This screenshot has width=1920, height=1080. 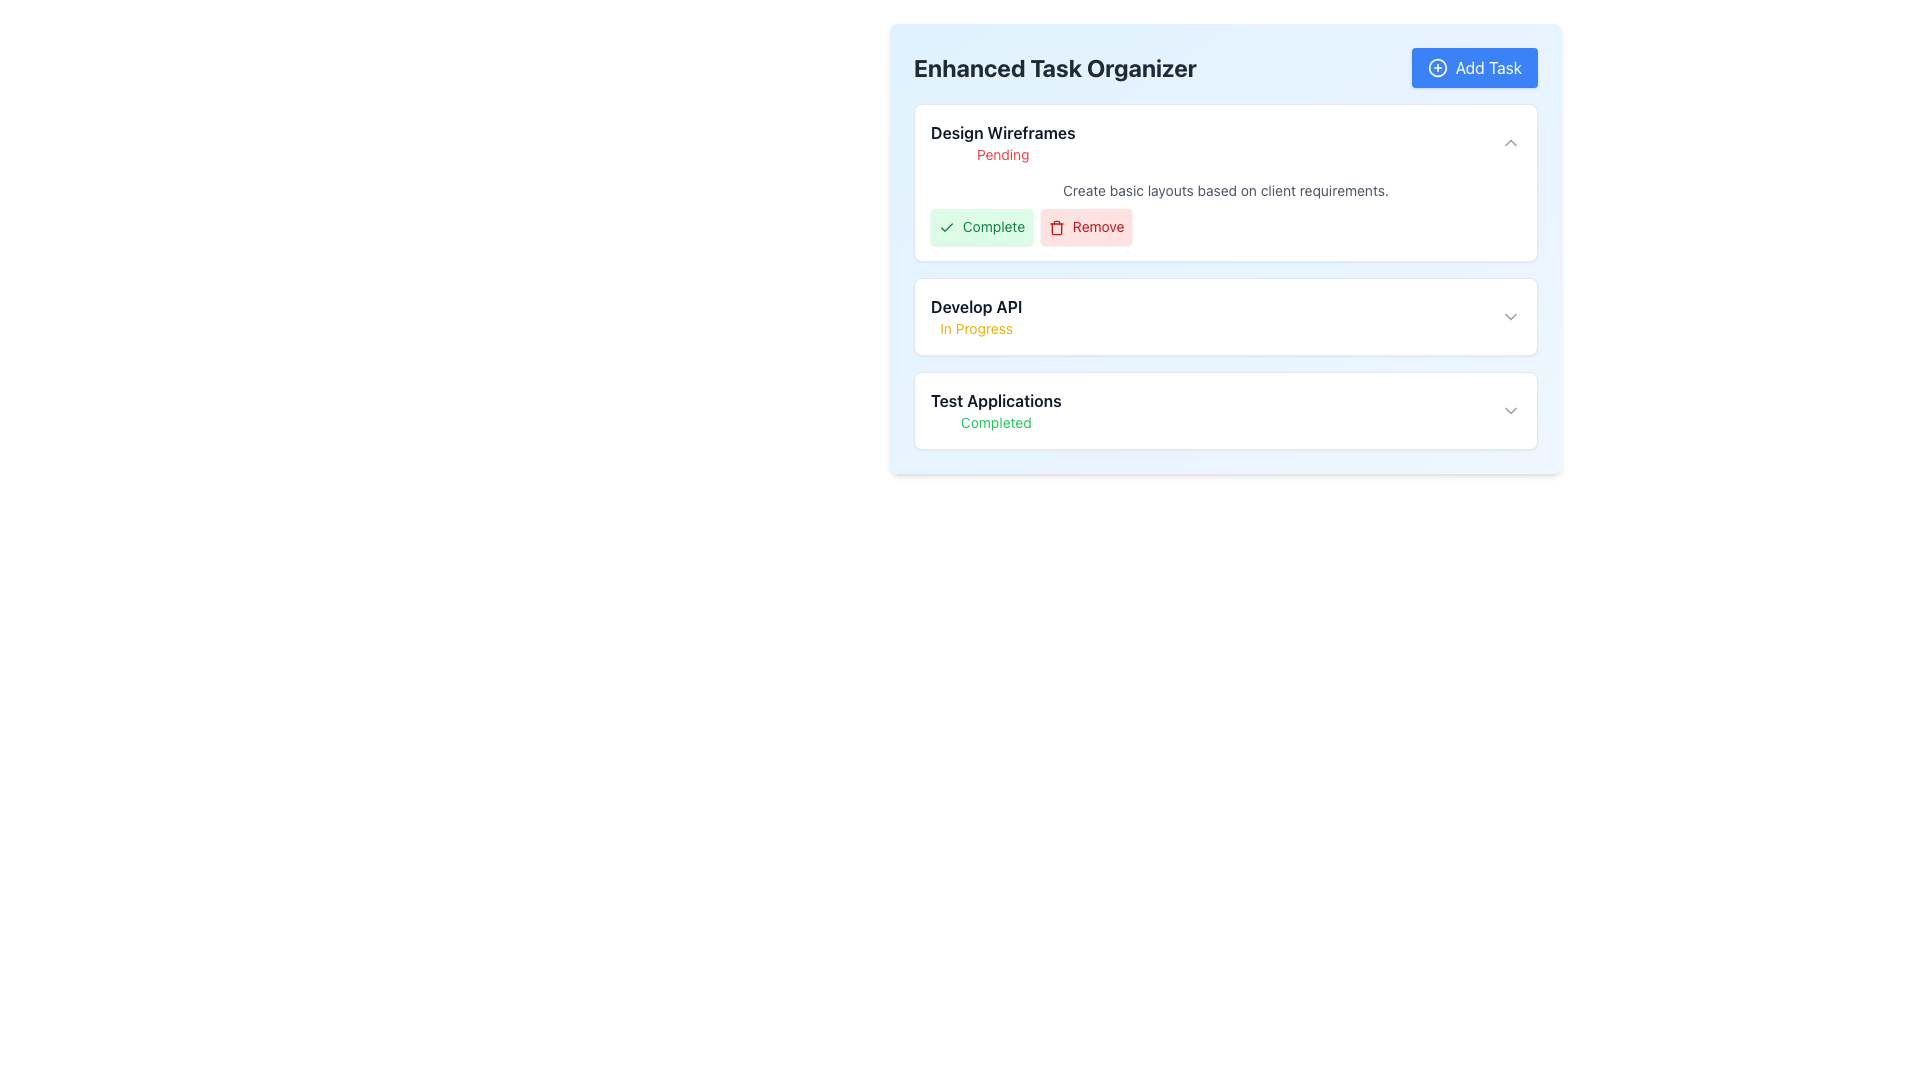 What do you see at coordinates (1436, 67) in the screenshot?
I see `the 'Add Task' icon located before the text label 'Add Task' within a blue rectangular button in the top-right section of the interface` at bounding box center [1436, 67].